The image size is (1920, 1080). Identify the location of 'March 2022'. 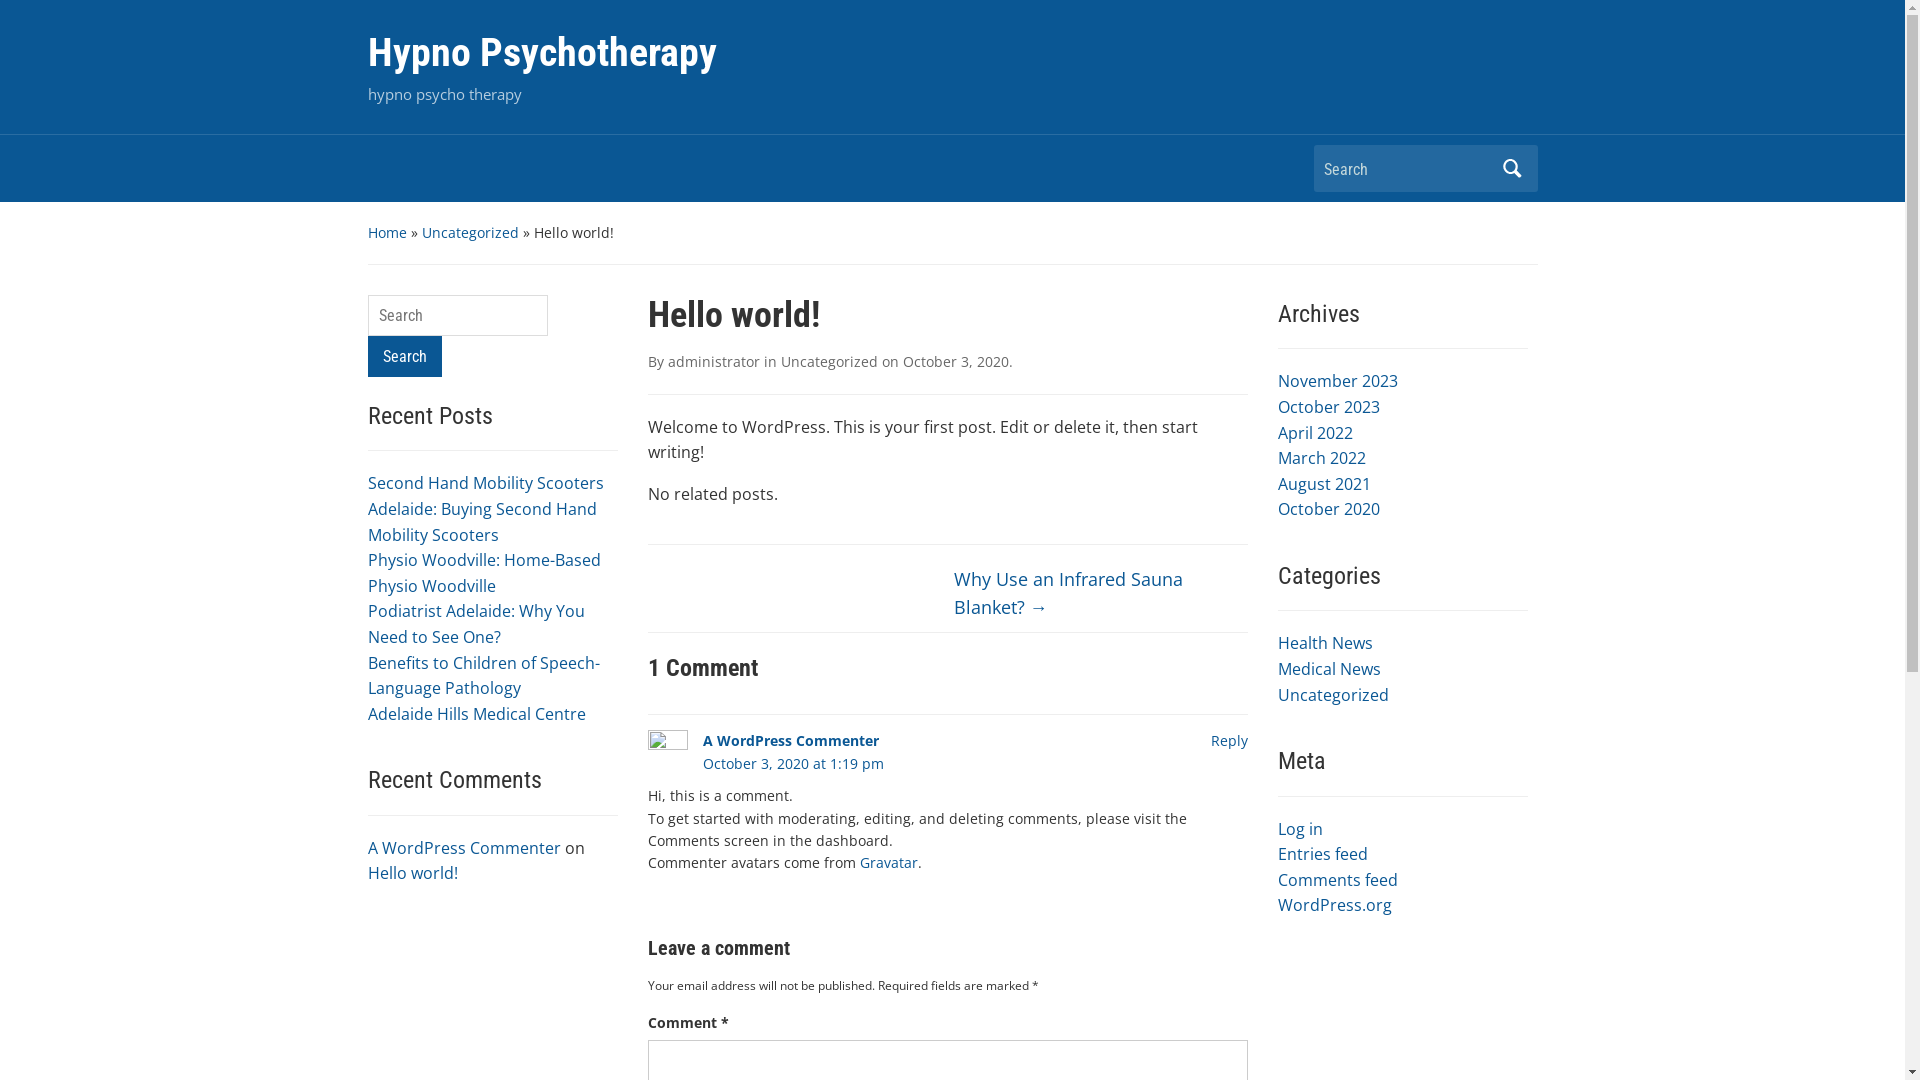
(1321, 458).